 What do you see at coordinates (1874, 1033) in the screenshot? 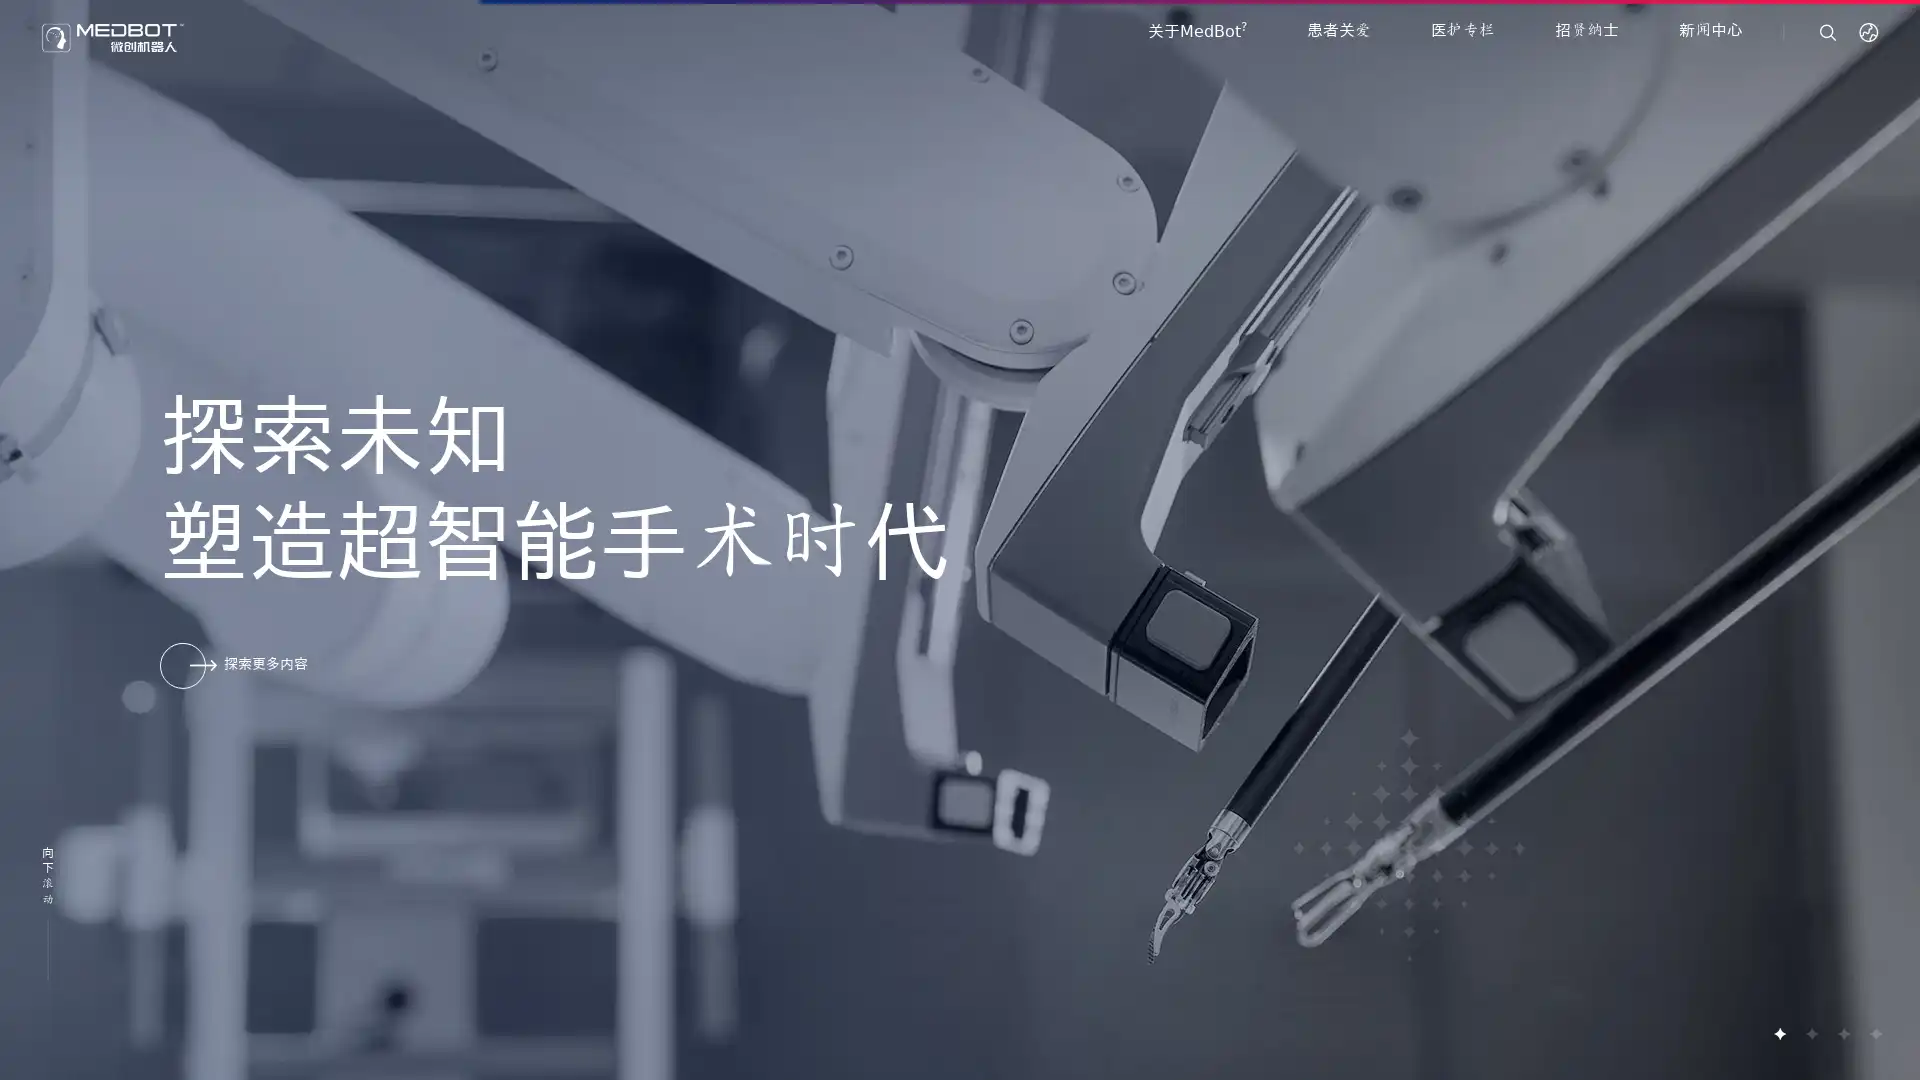
I see `Go to slide 4` at bounding box center [1874, 1033].